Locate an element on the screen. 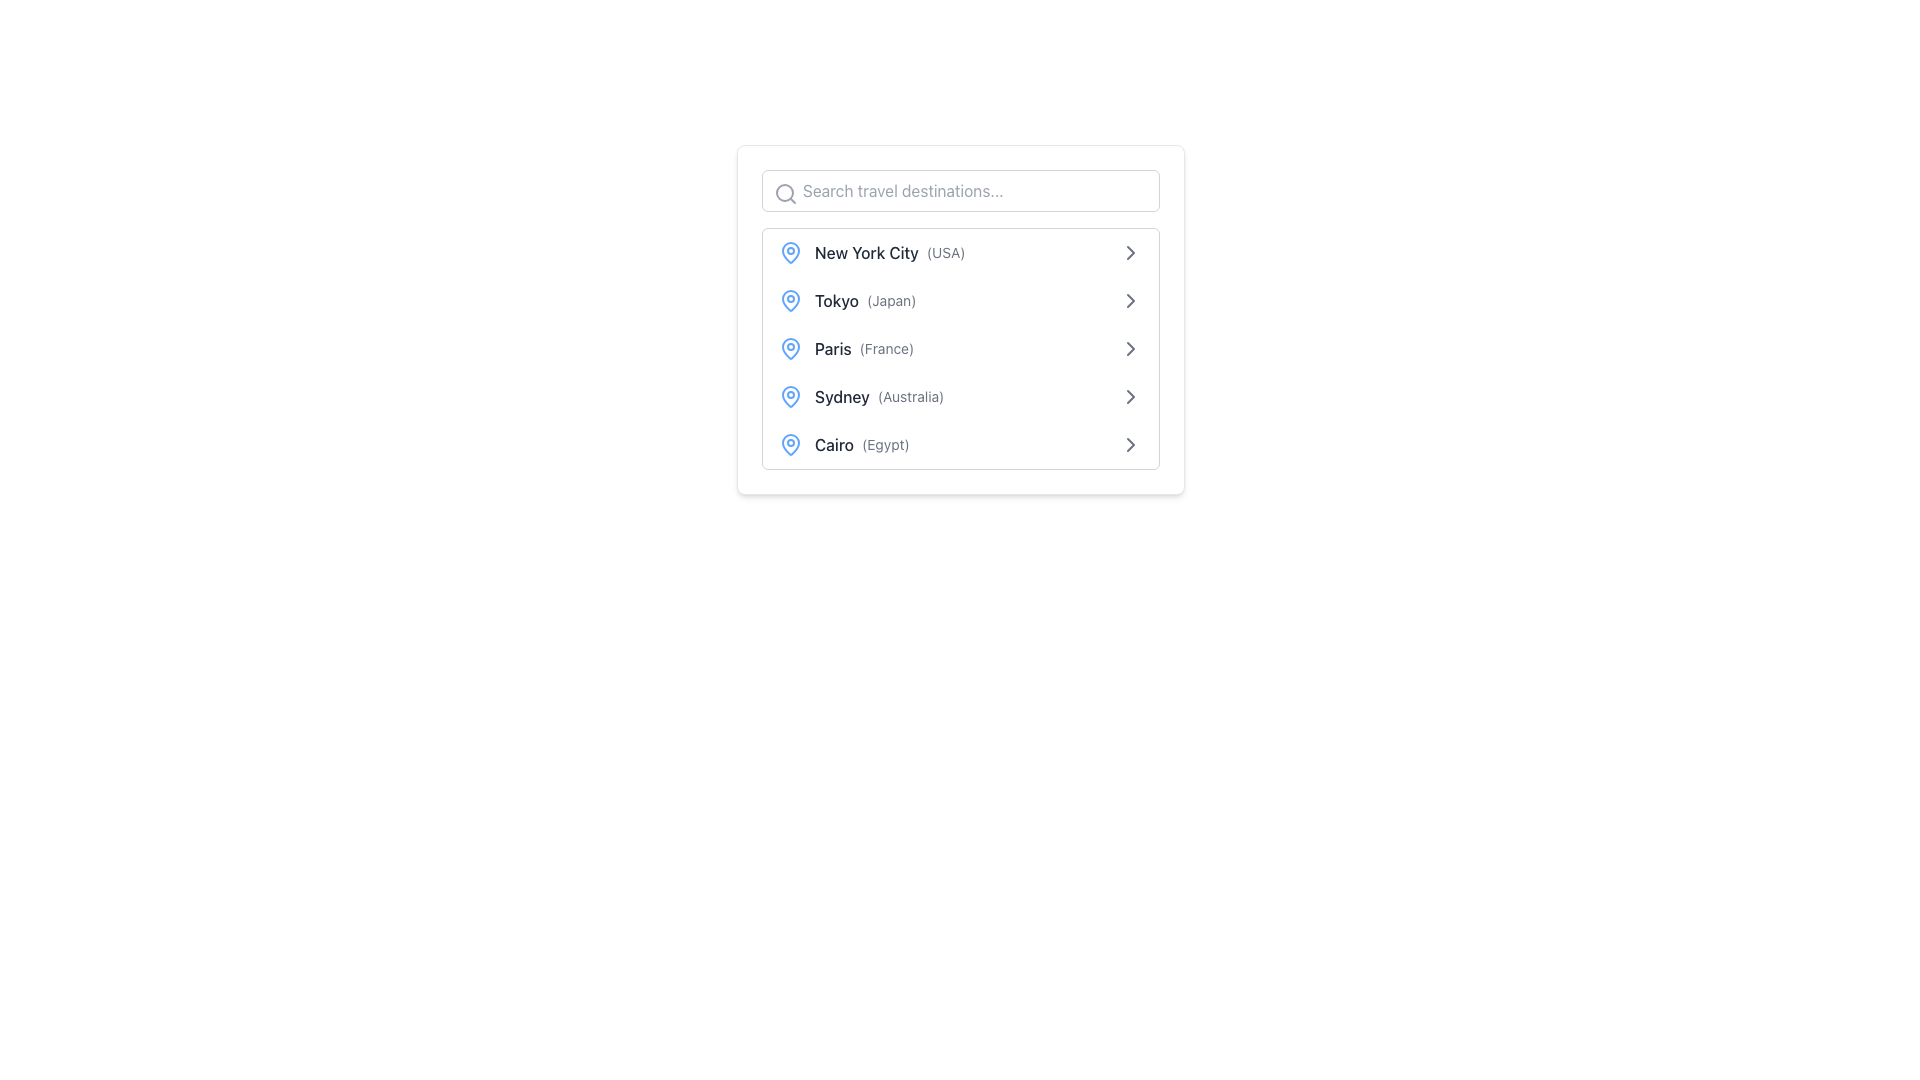  the third row destination item in the list, which is positioned between 'Tokyo (Japan)' and 'Sydney (Australia)' is located at coordinates (960, 347).